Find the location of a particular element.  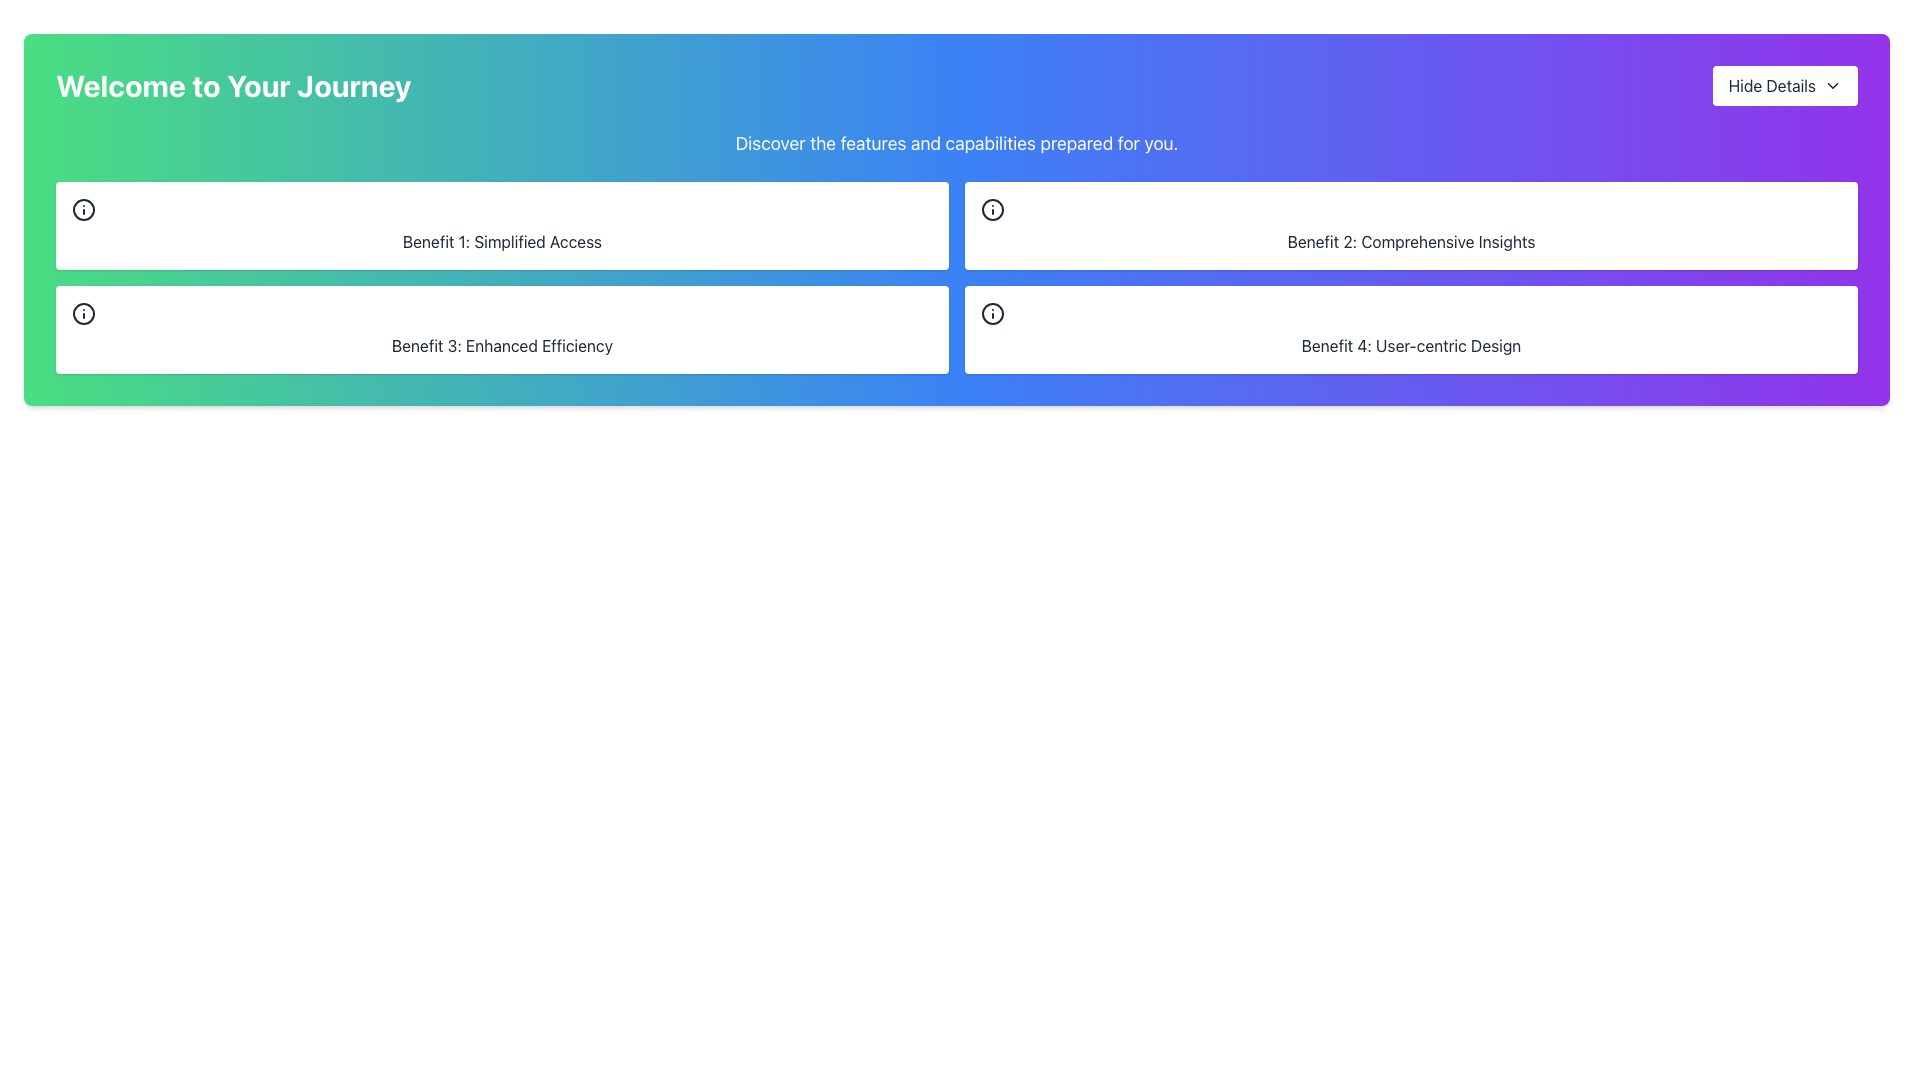

the information icon in the bottom-right quadrant associated with 'Benefit 4: User-centric Design' section of the interface is located at coordinates (993, 313).